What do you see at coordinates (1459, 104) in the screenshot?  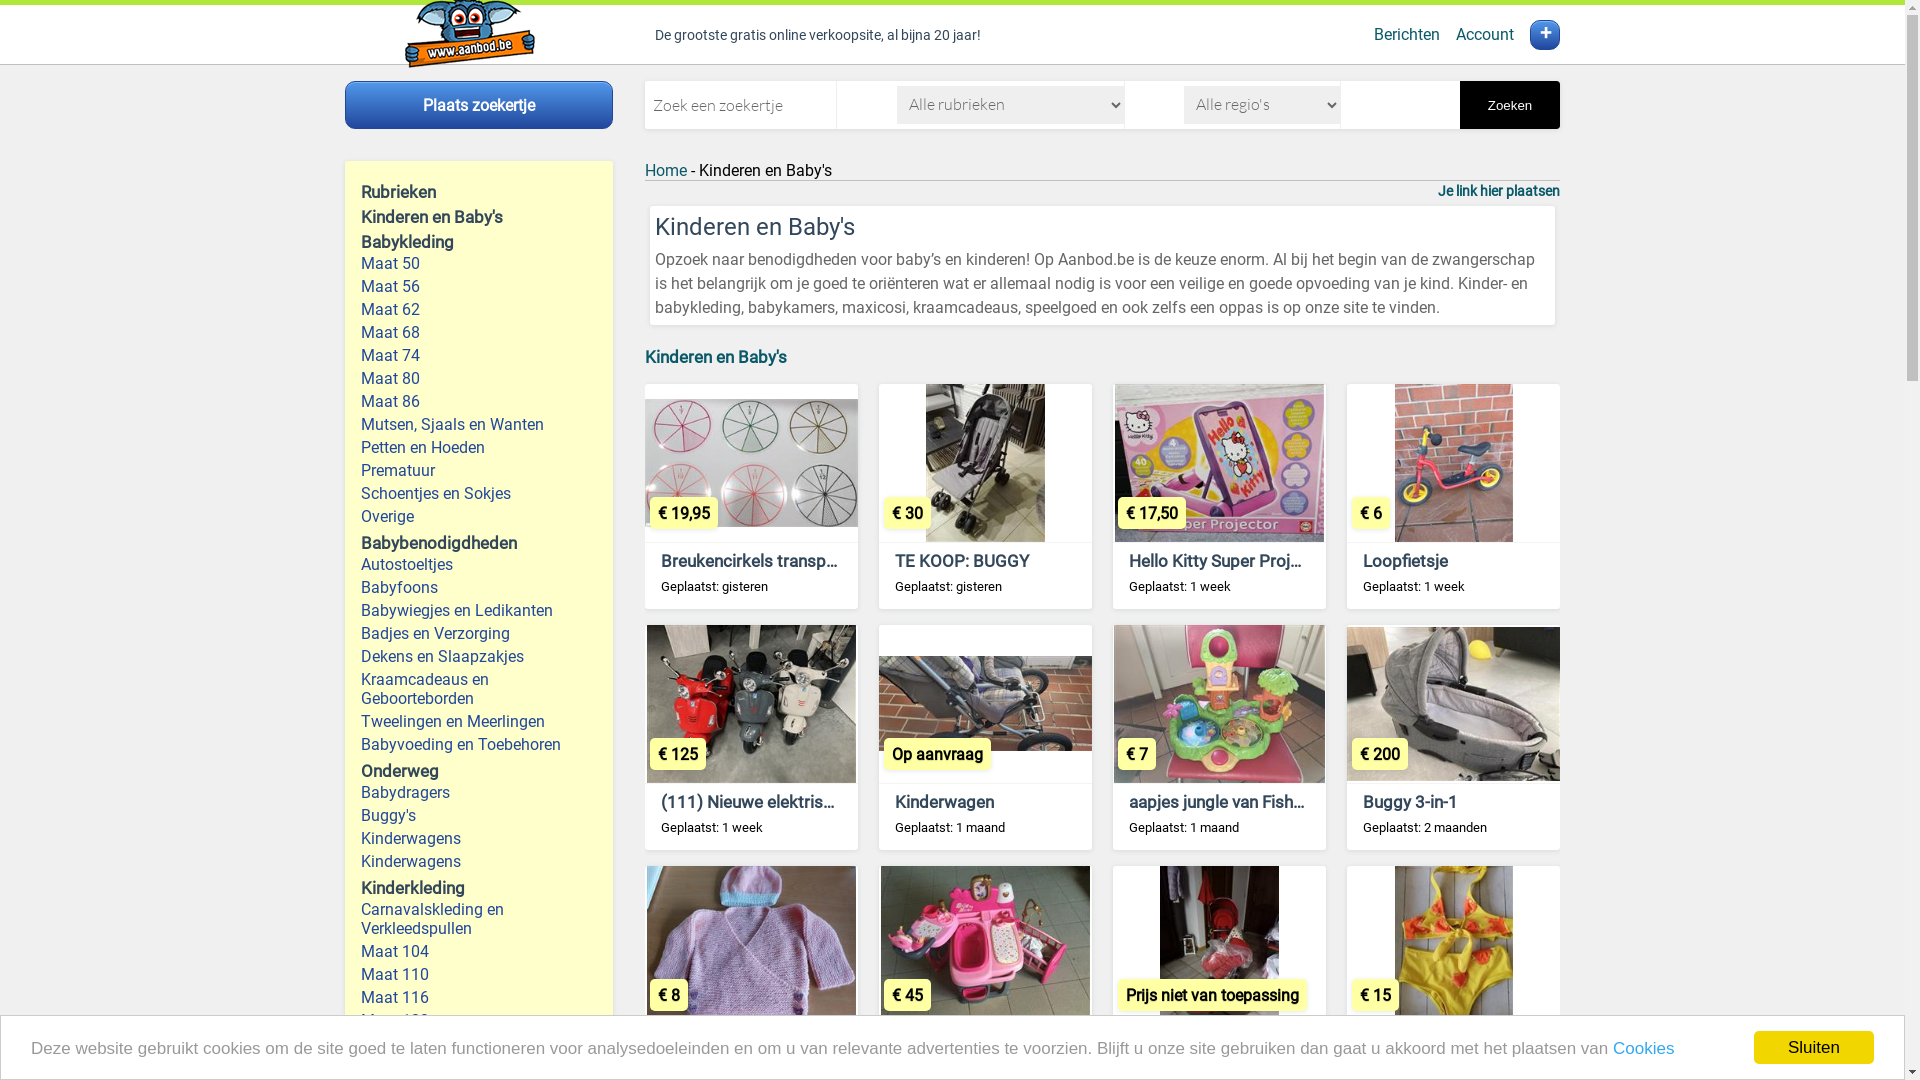 I see `'Zoeken'` at bounding box center [1459, 104].